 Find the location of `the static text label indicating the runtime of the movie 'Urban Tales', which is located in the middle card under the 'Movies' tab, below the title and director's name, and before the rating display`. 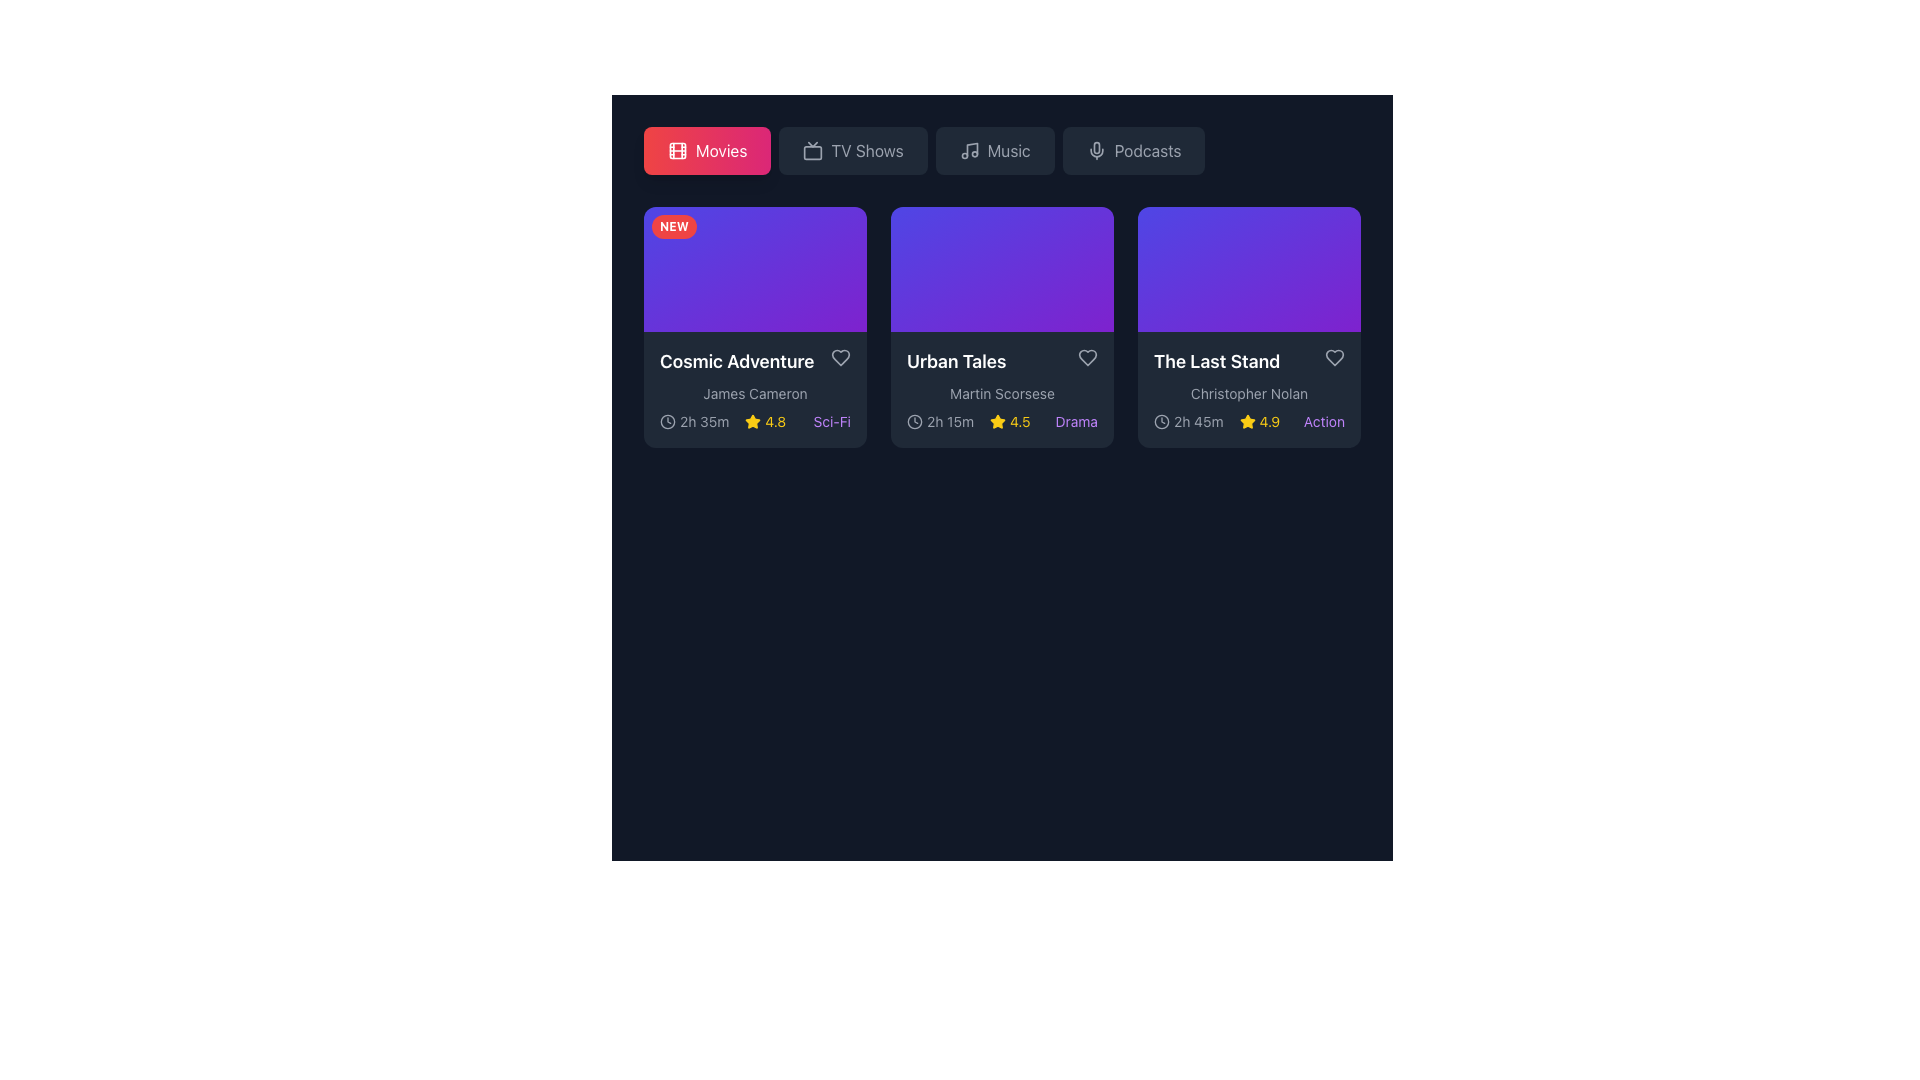

the static text label indicating the runtime of the movie 'Urban Tales', which is located in the middle card under the 'Movies' tab, below the title and director's name, and before the rating display is located at coordinates (939, 421).